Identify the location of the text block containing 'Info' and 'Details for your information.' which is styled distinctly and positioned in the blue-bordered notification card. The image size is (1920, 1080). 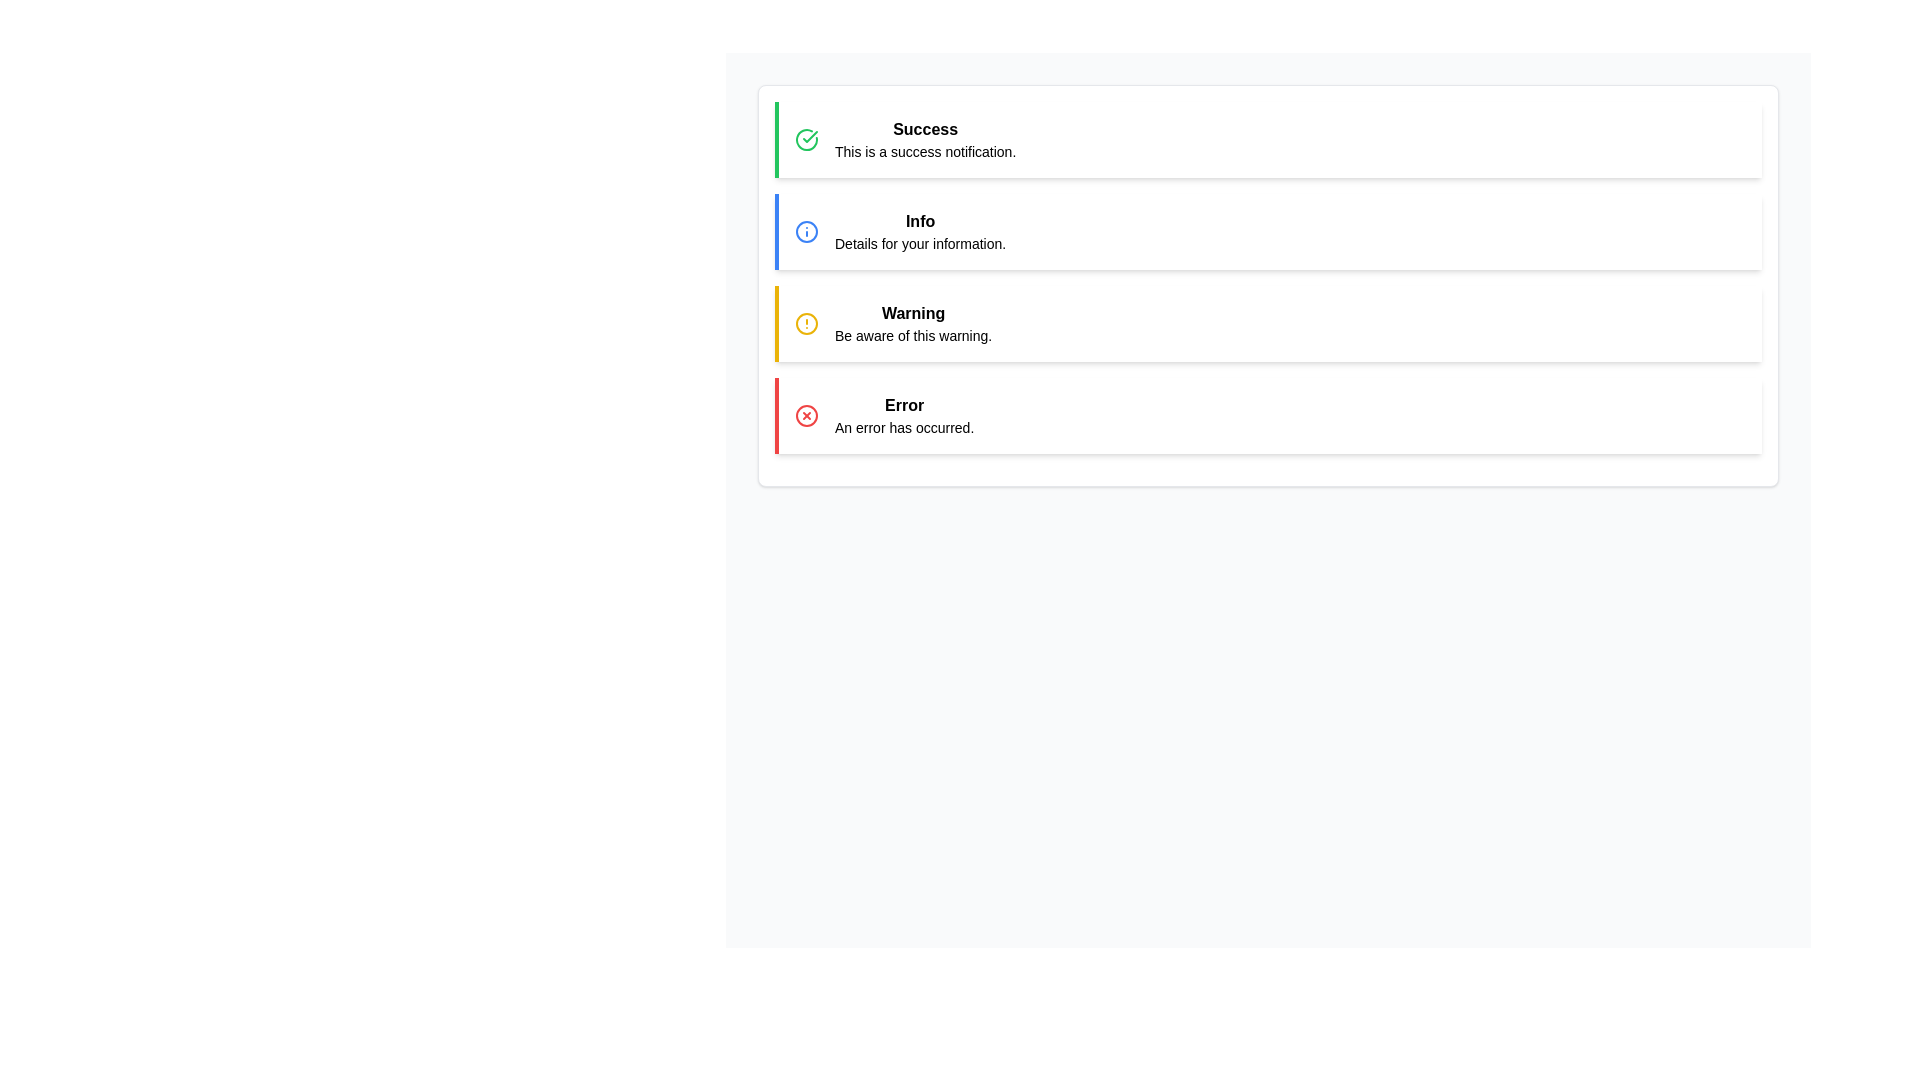
(919, 230).